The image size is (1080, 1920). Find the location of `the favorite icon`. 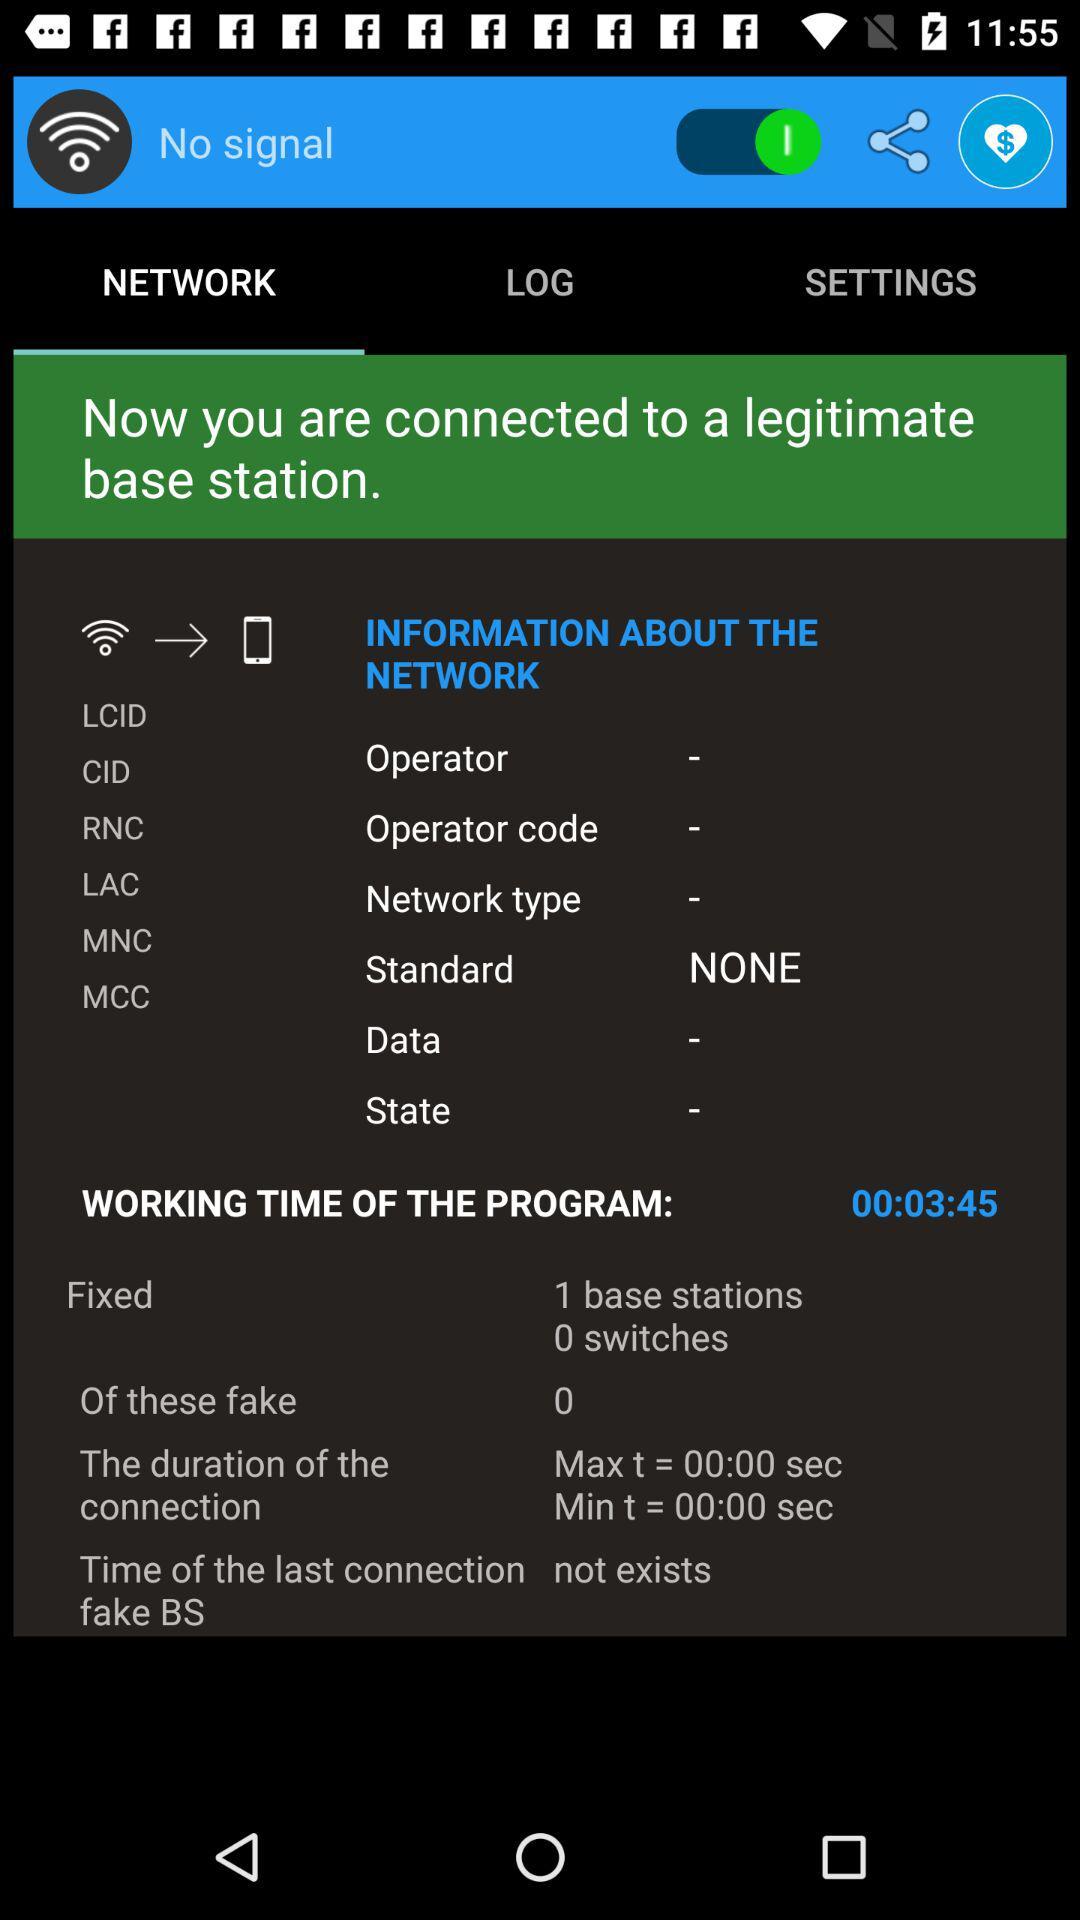

the favorite icon is located at coordinates (1005, 140).